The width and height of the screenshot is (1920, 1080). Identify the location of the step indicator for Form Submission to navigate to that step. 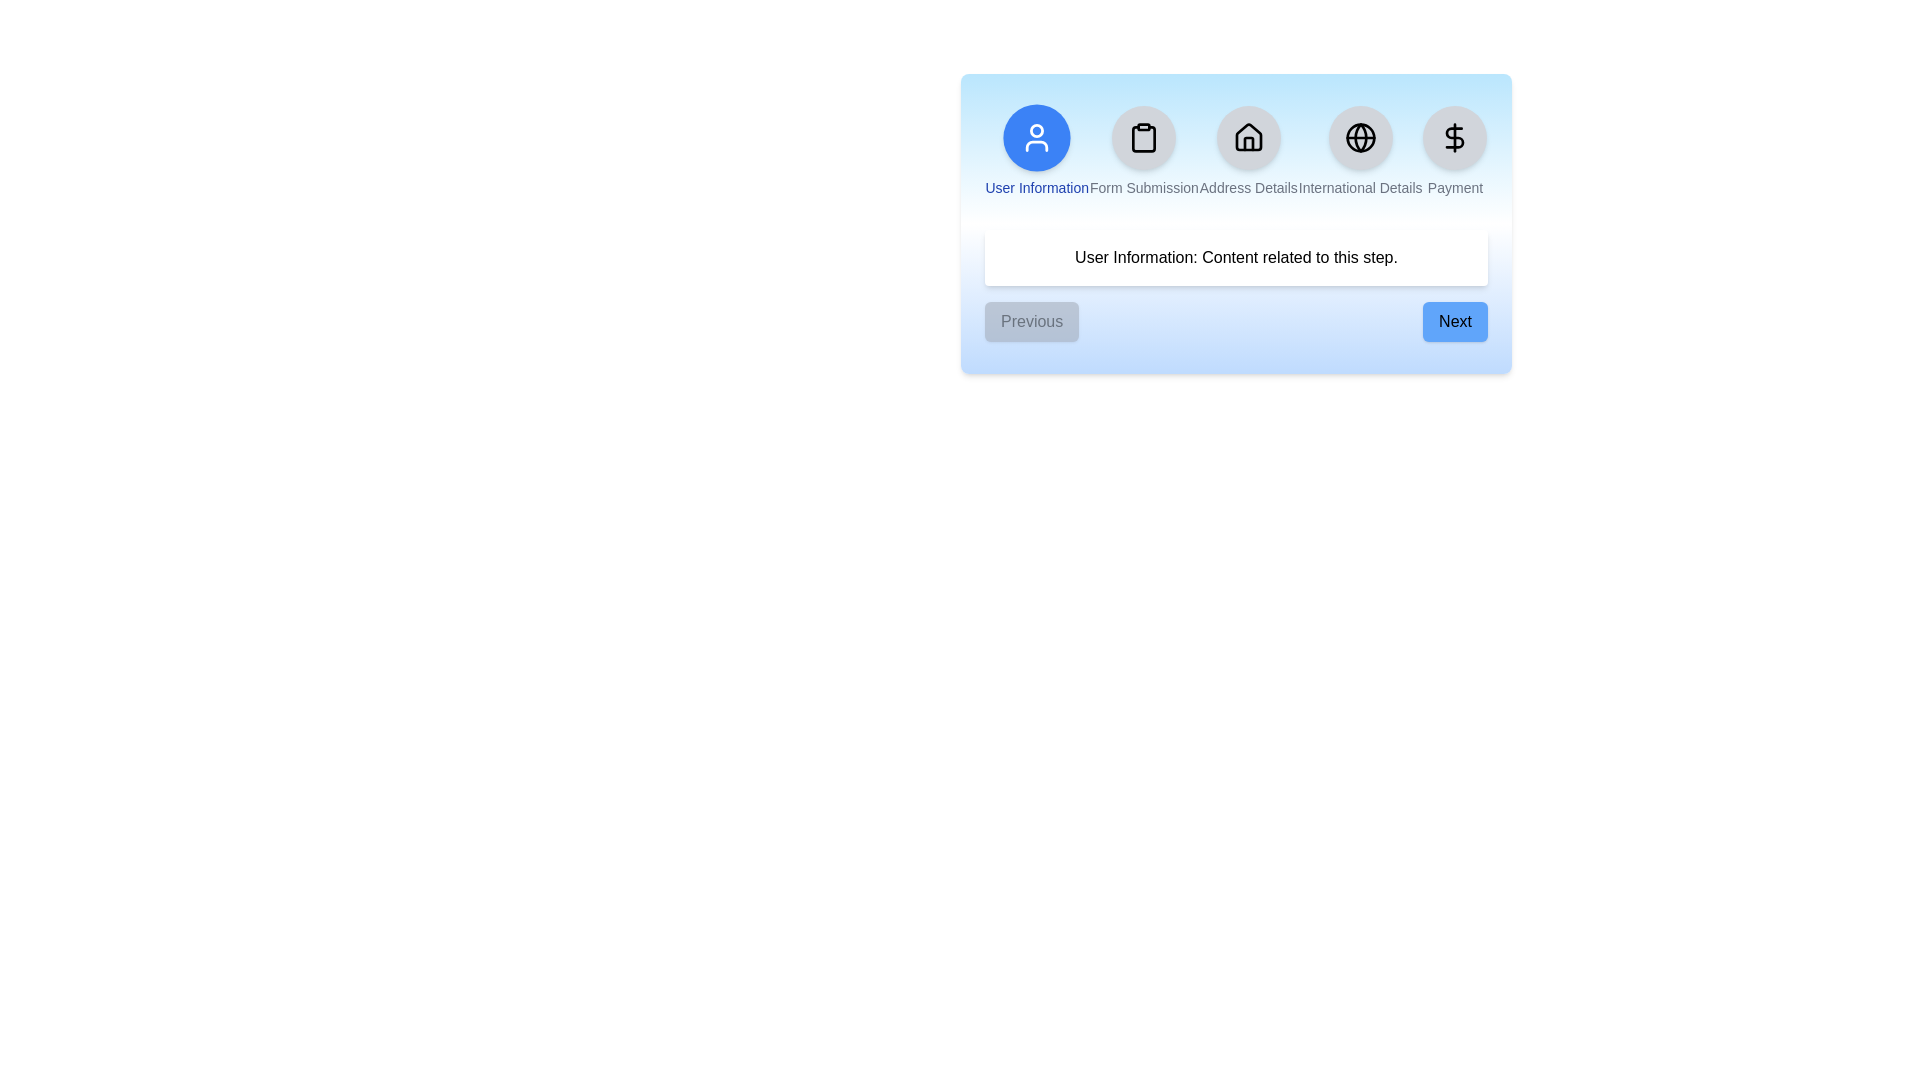
(1144, 150).